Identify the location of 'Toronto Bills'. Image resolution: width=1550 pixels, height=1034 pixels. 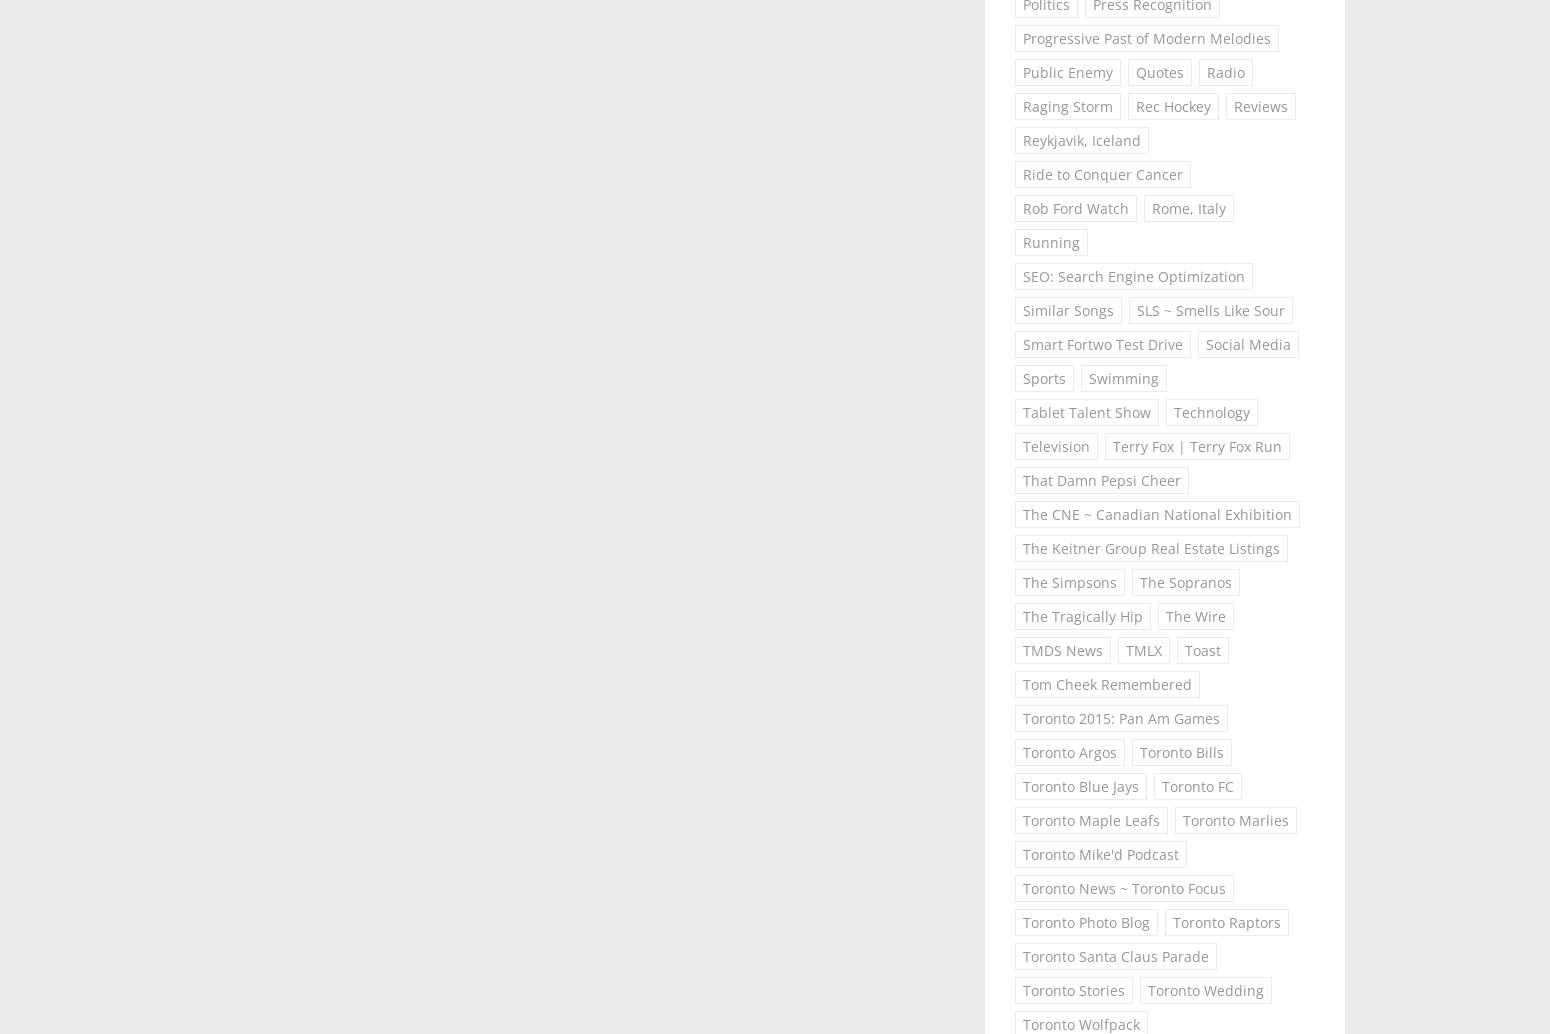
(1182, 752).